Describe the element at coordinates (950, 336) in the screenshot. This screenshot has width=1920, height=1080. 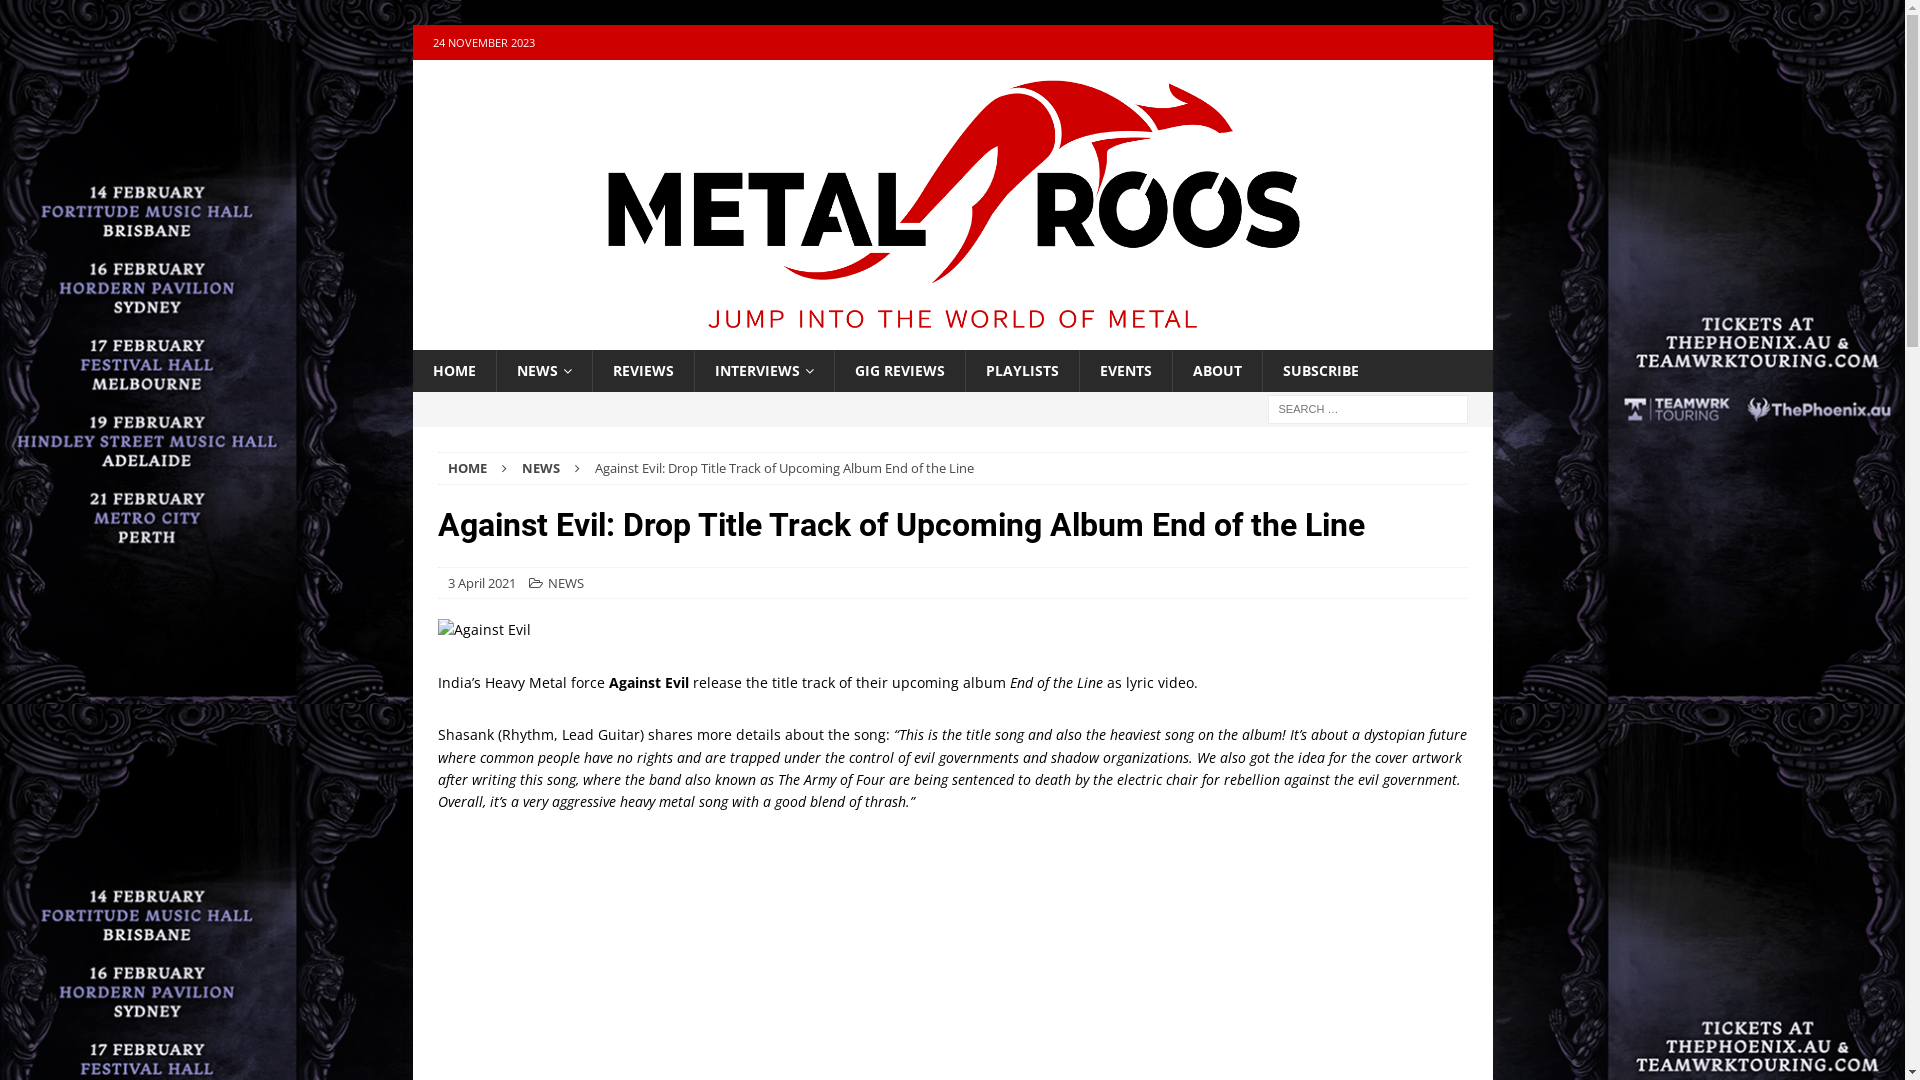
I see `'Metal-Roos'` at that location.